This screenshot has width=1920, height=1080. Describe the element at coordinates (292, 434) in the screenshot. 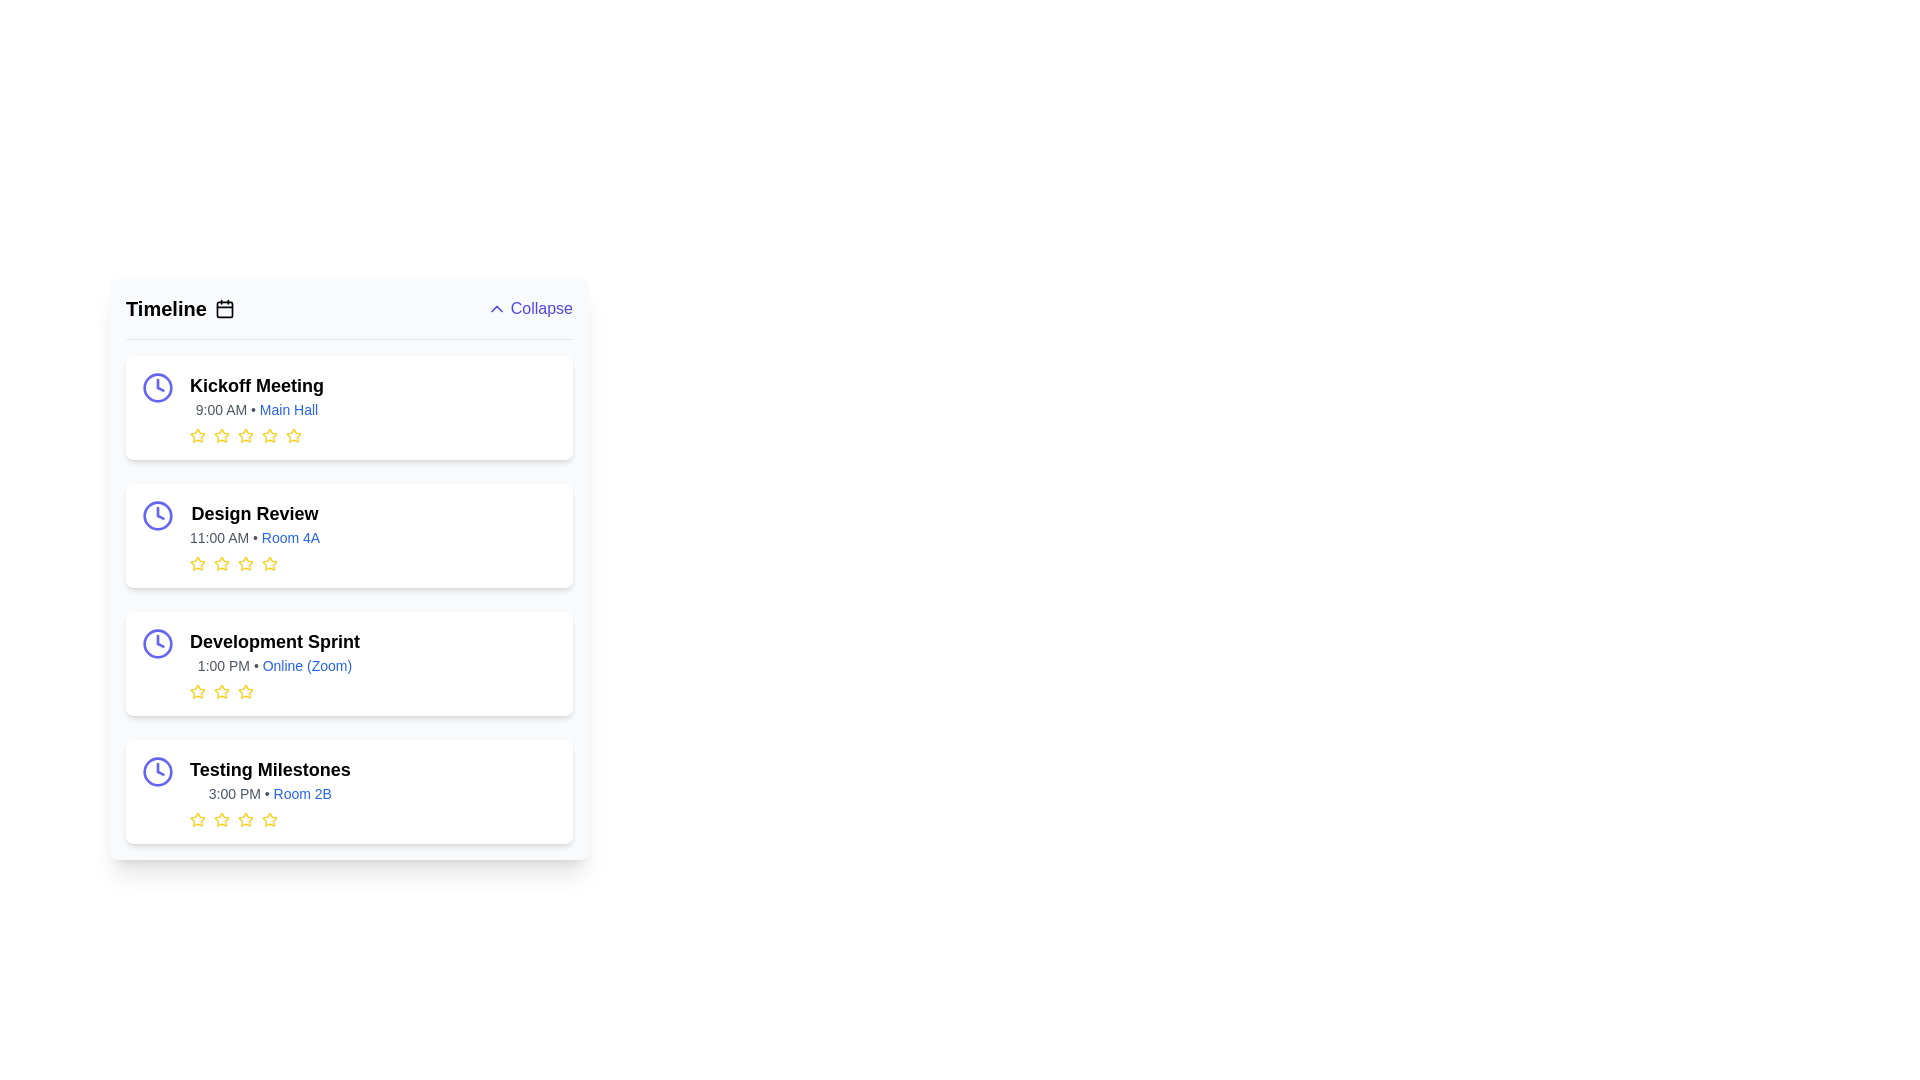

I see `the fifth star icon in the 'Kickoff Meeting' card` at that location.